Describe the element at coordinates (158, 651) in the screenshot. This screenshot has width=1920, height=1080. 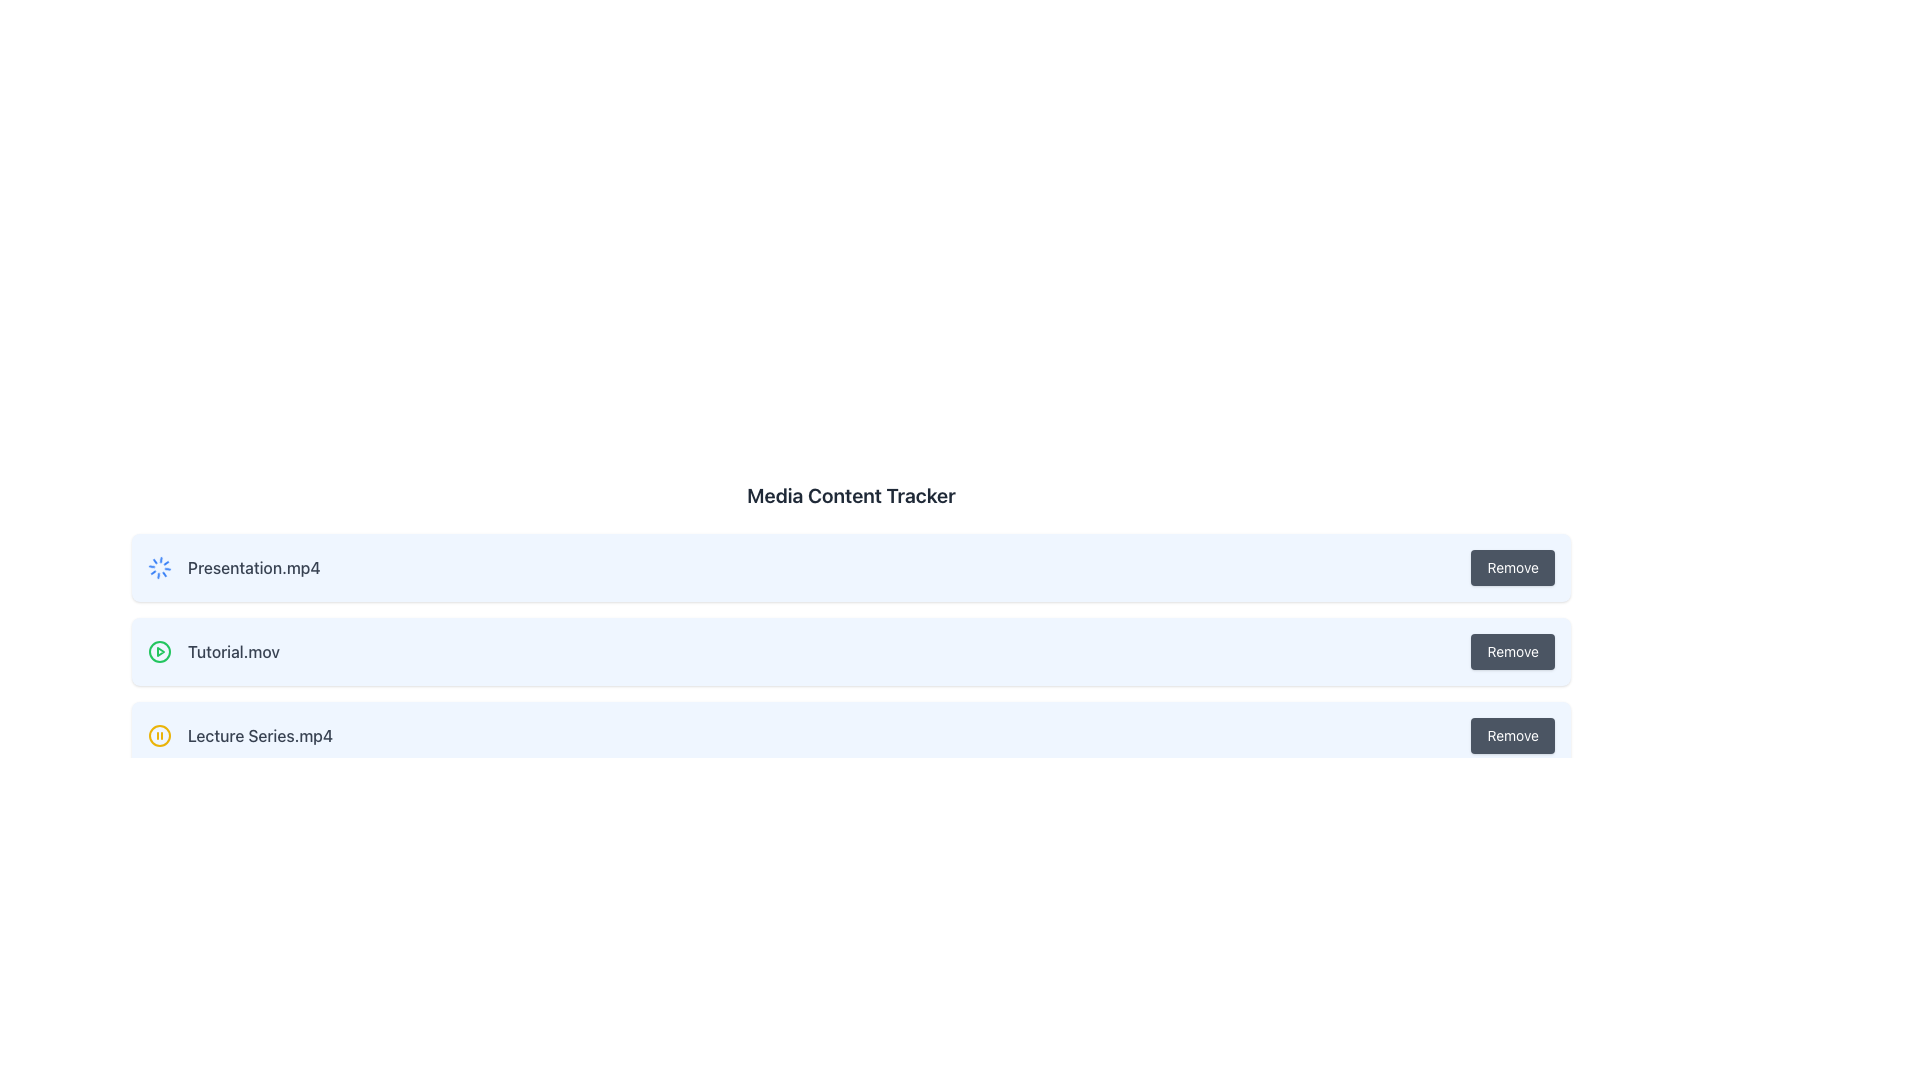
I see `the play button icon located to the left of the text 'Tutorial.mov' in the middle row of the media content tracker interface to initiate video playback` at that location.